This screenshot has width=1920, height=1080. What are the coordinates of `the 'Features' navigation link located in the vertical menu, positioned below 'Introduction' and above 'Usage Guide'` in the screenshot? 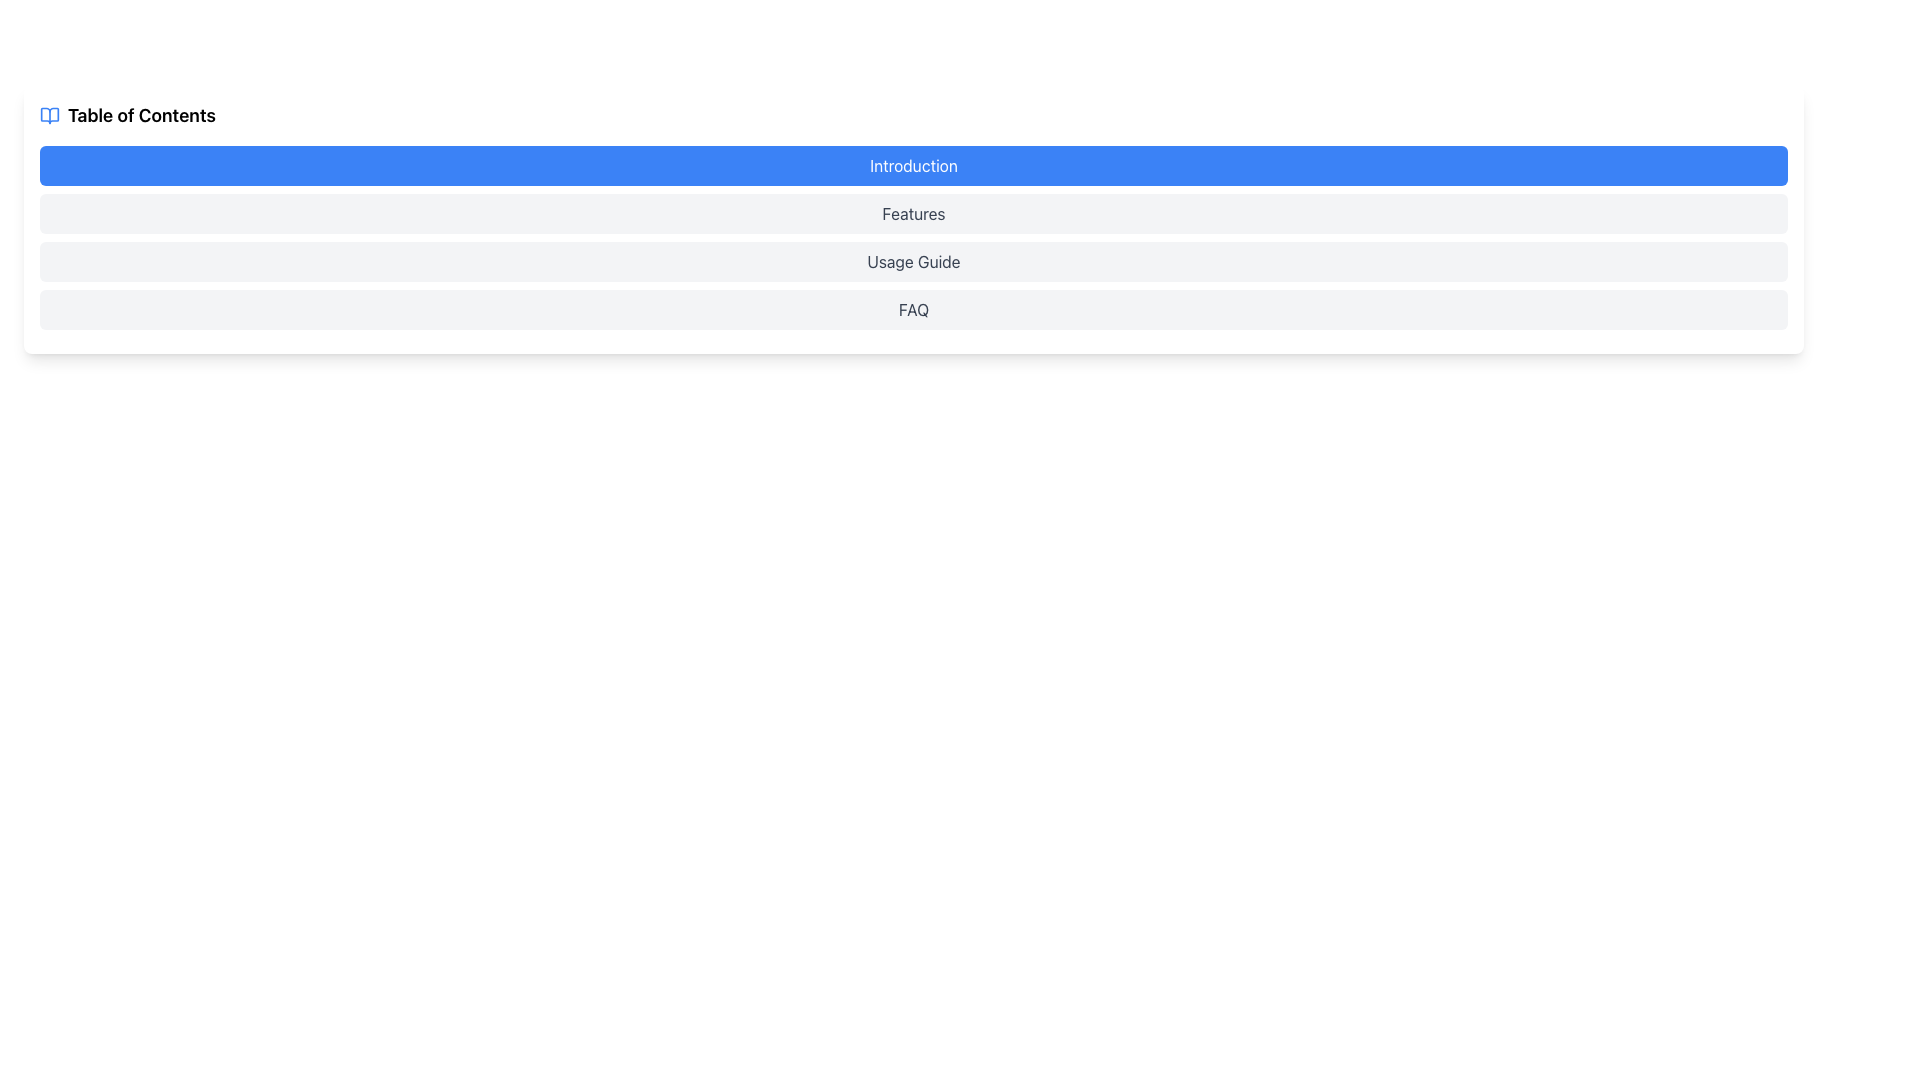 It's located at (912, 213).